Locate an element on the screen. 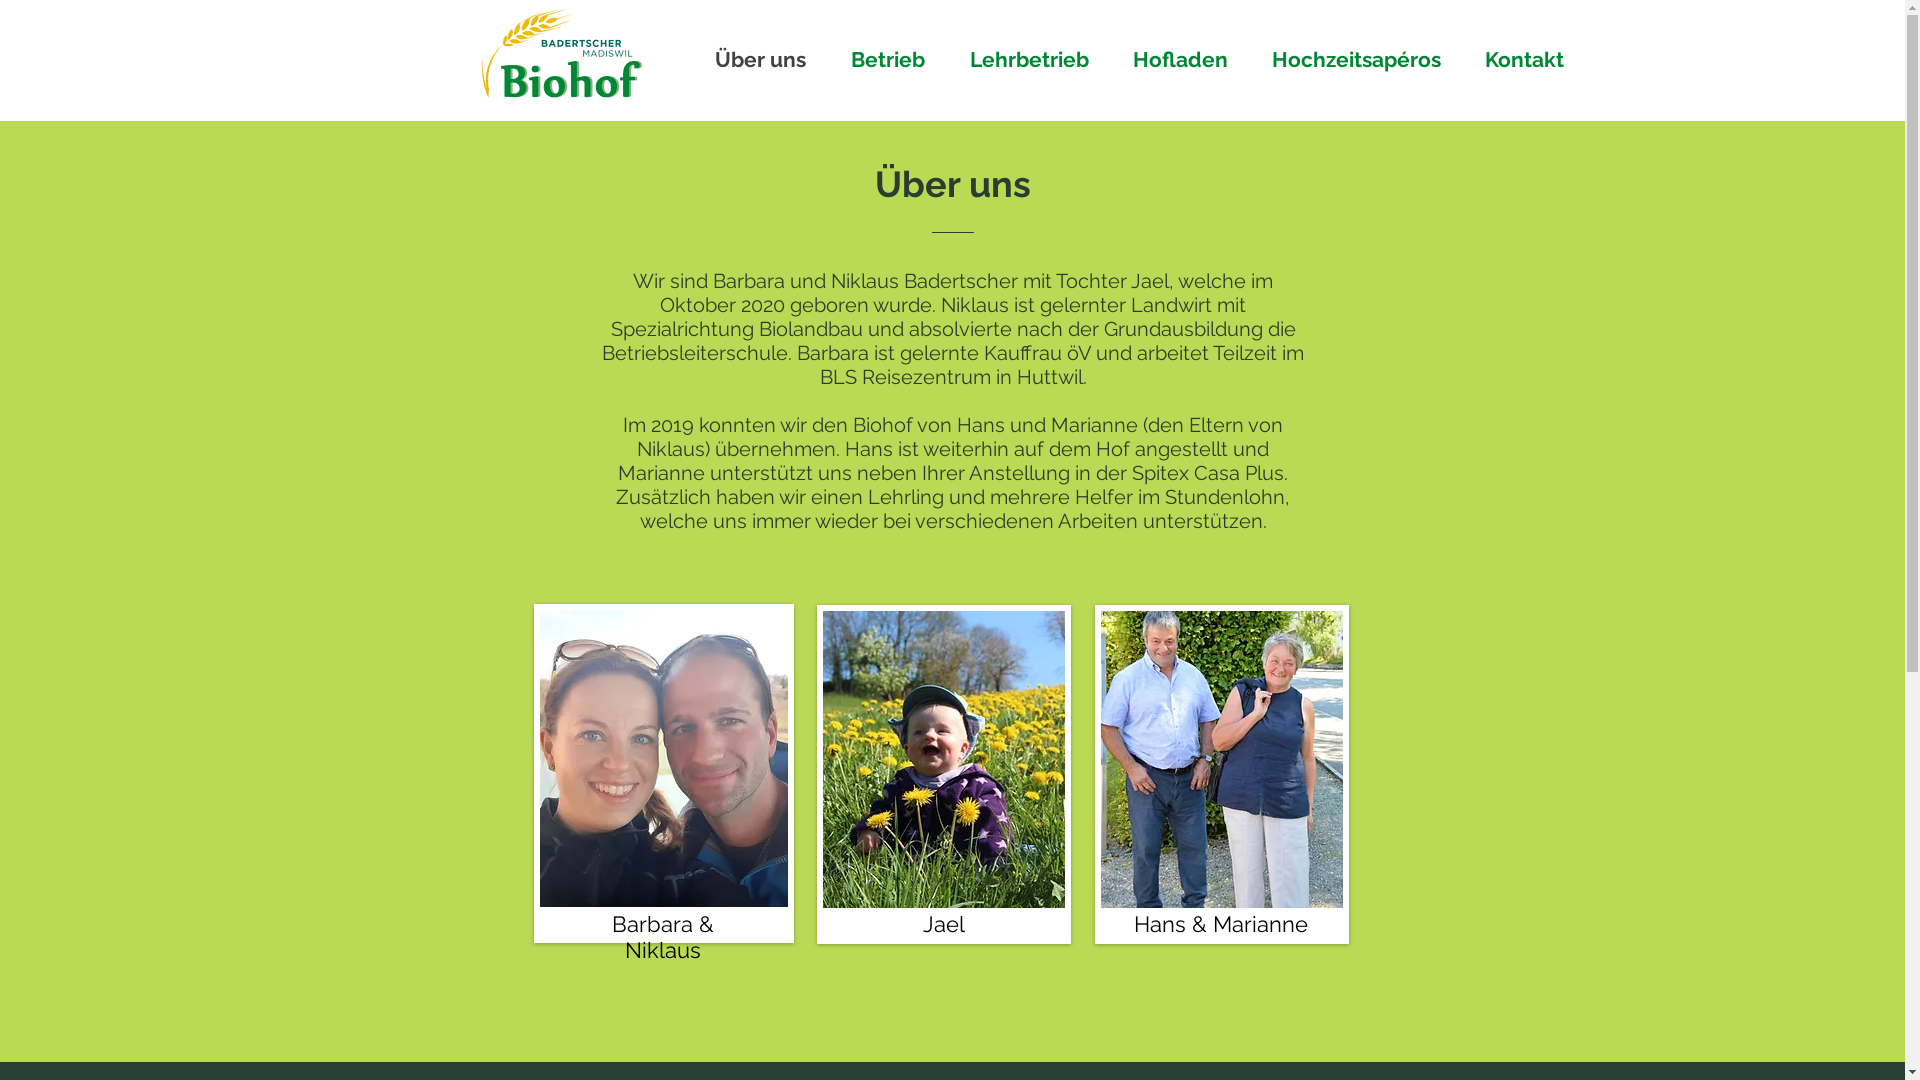  'Betrieb' is located at coordinates (894, 58).